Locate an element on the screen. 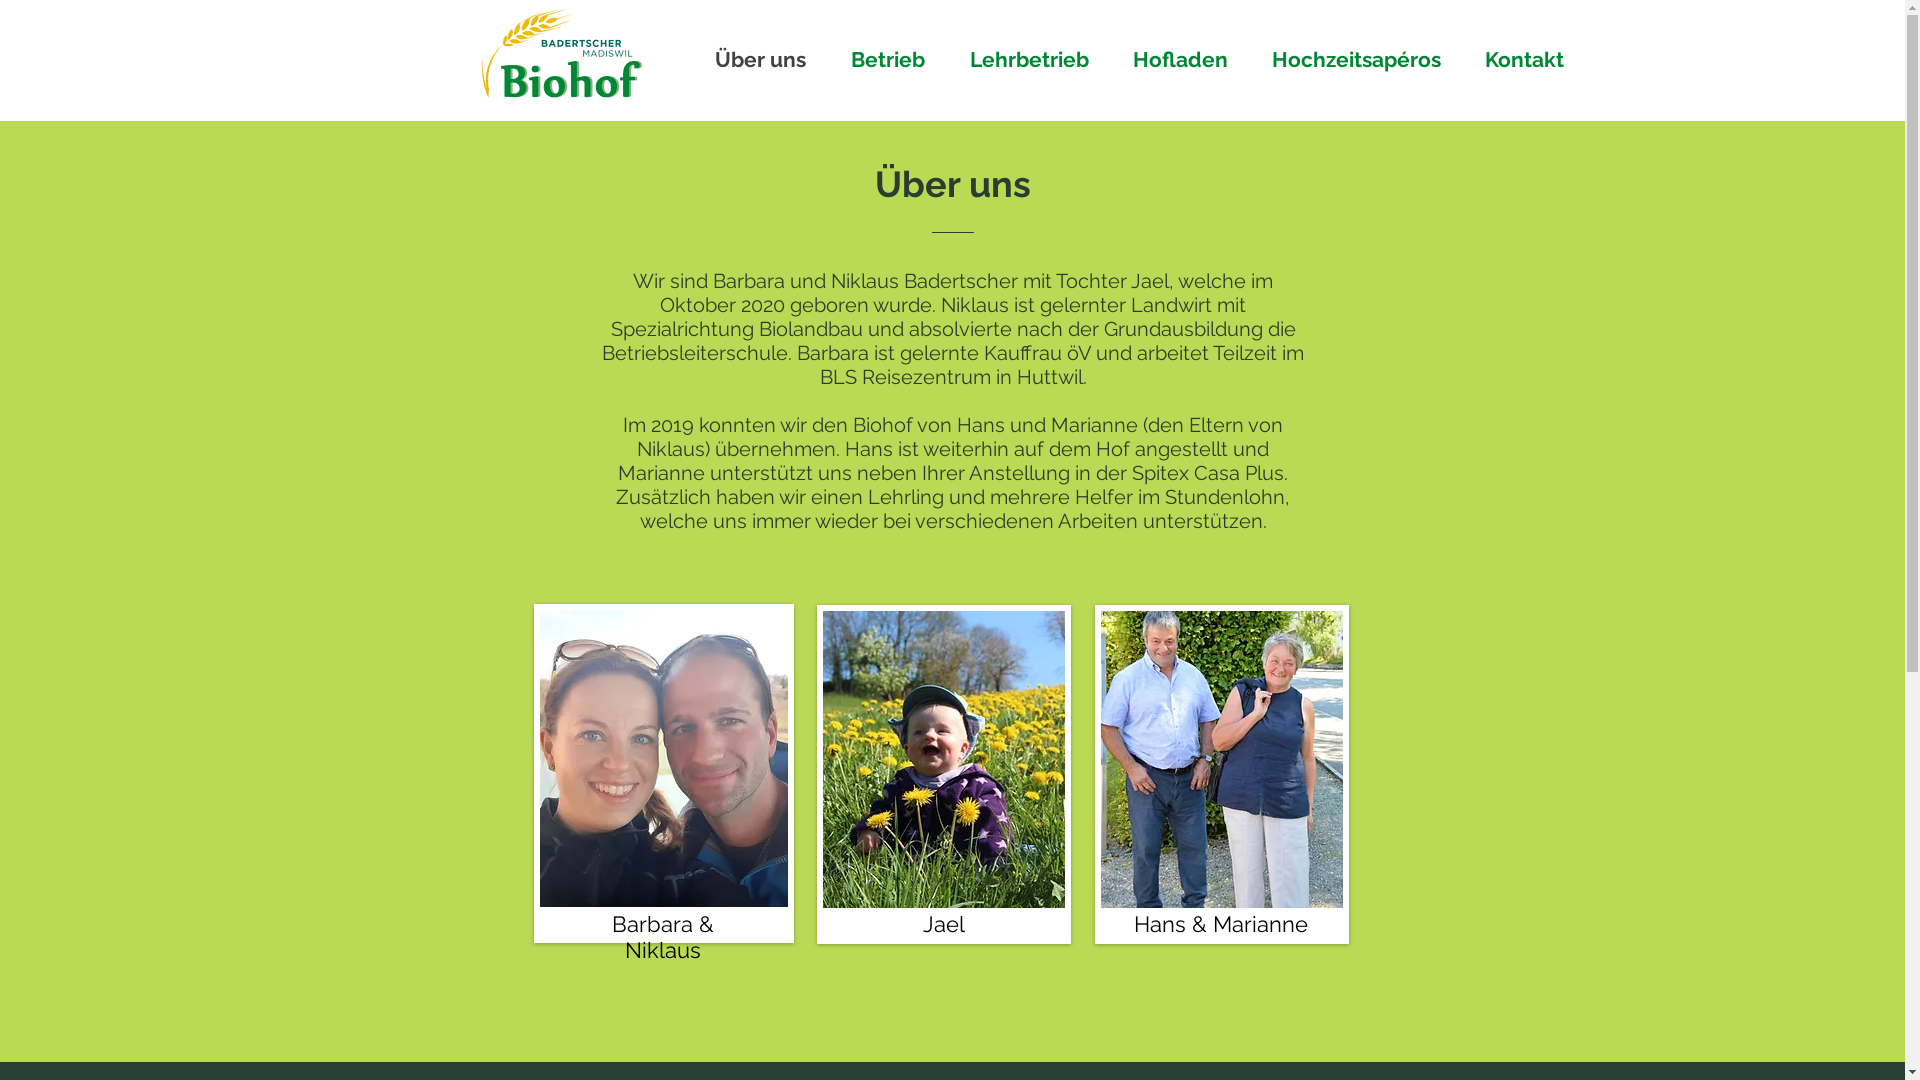  'Betrieb' is located at coordinates (894, 58).